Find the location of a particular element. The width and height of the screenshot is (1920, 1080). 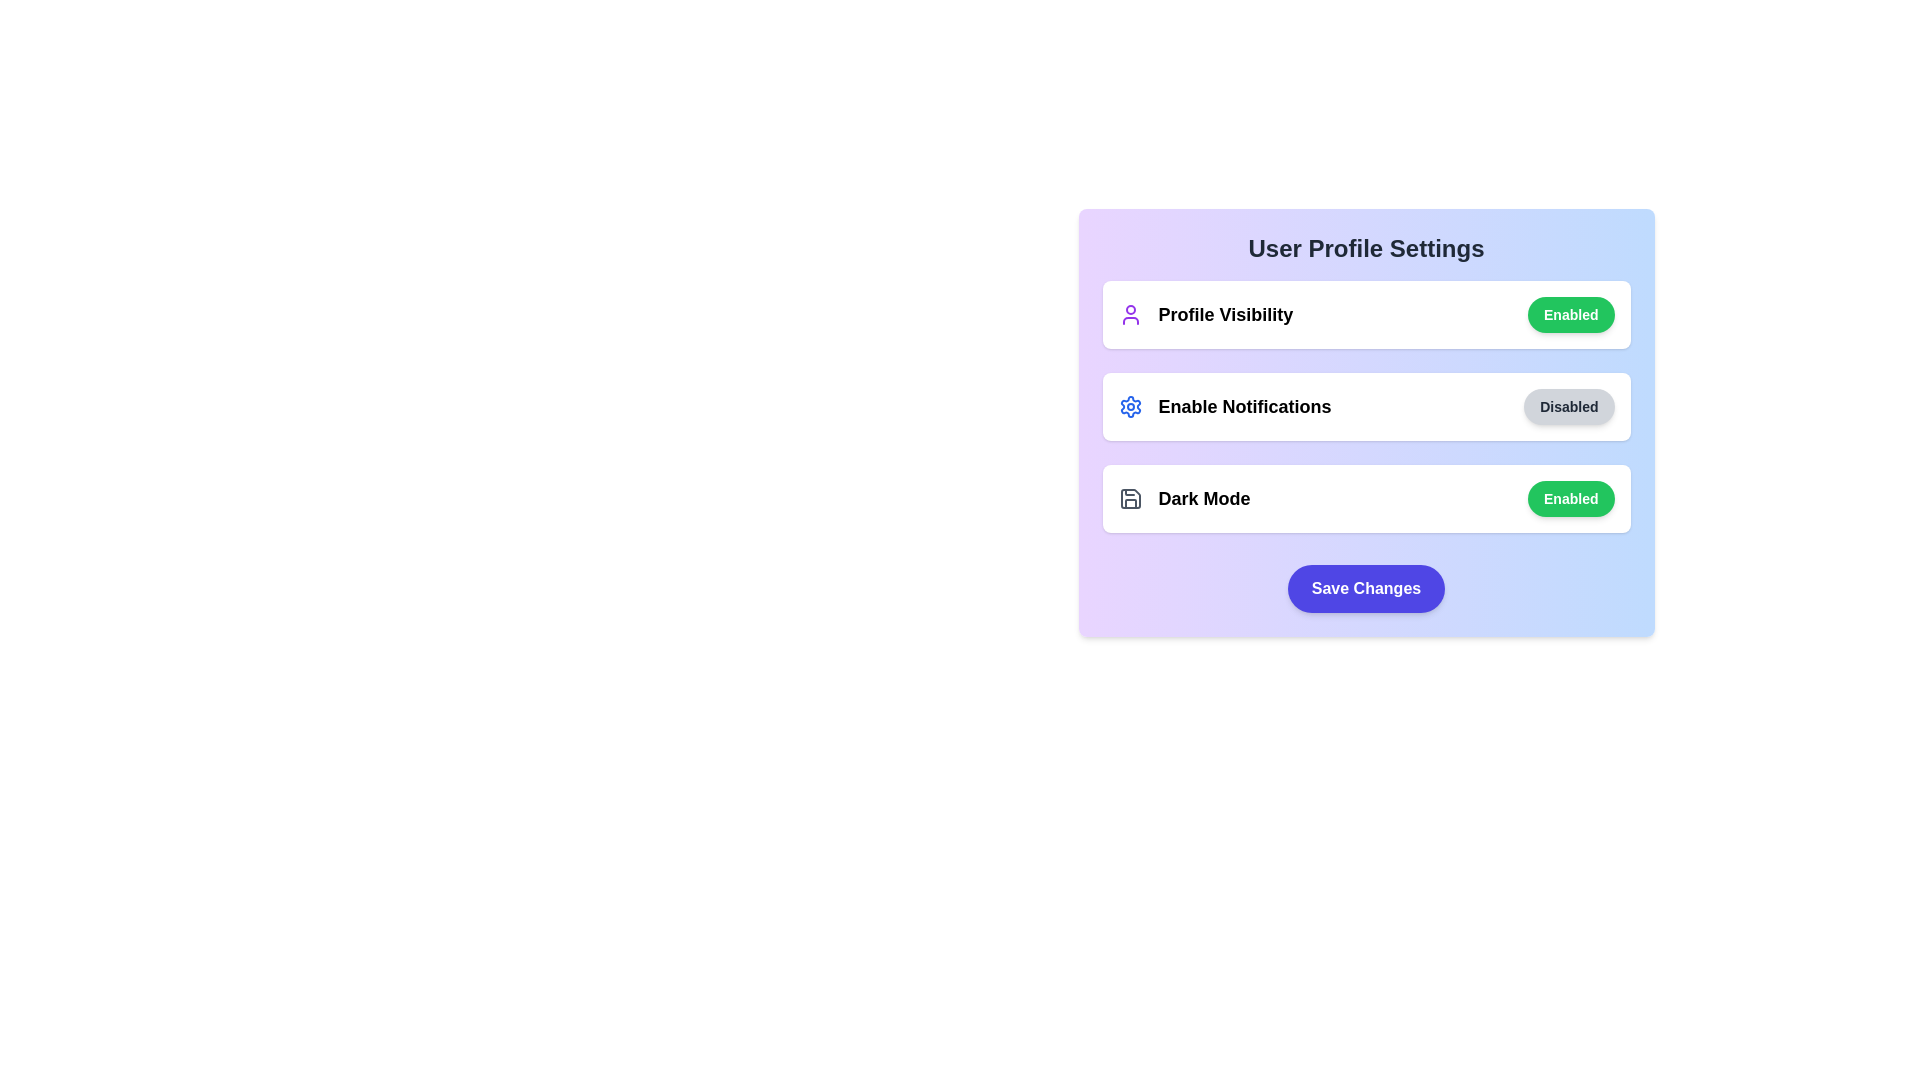

the Enable Notifications section to observe visual feedback is located at coordinates (1365, 406).